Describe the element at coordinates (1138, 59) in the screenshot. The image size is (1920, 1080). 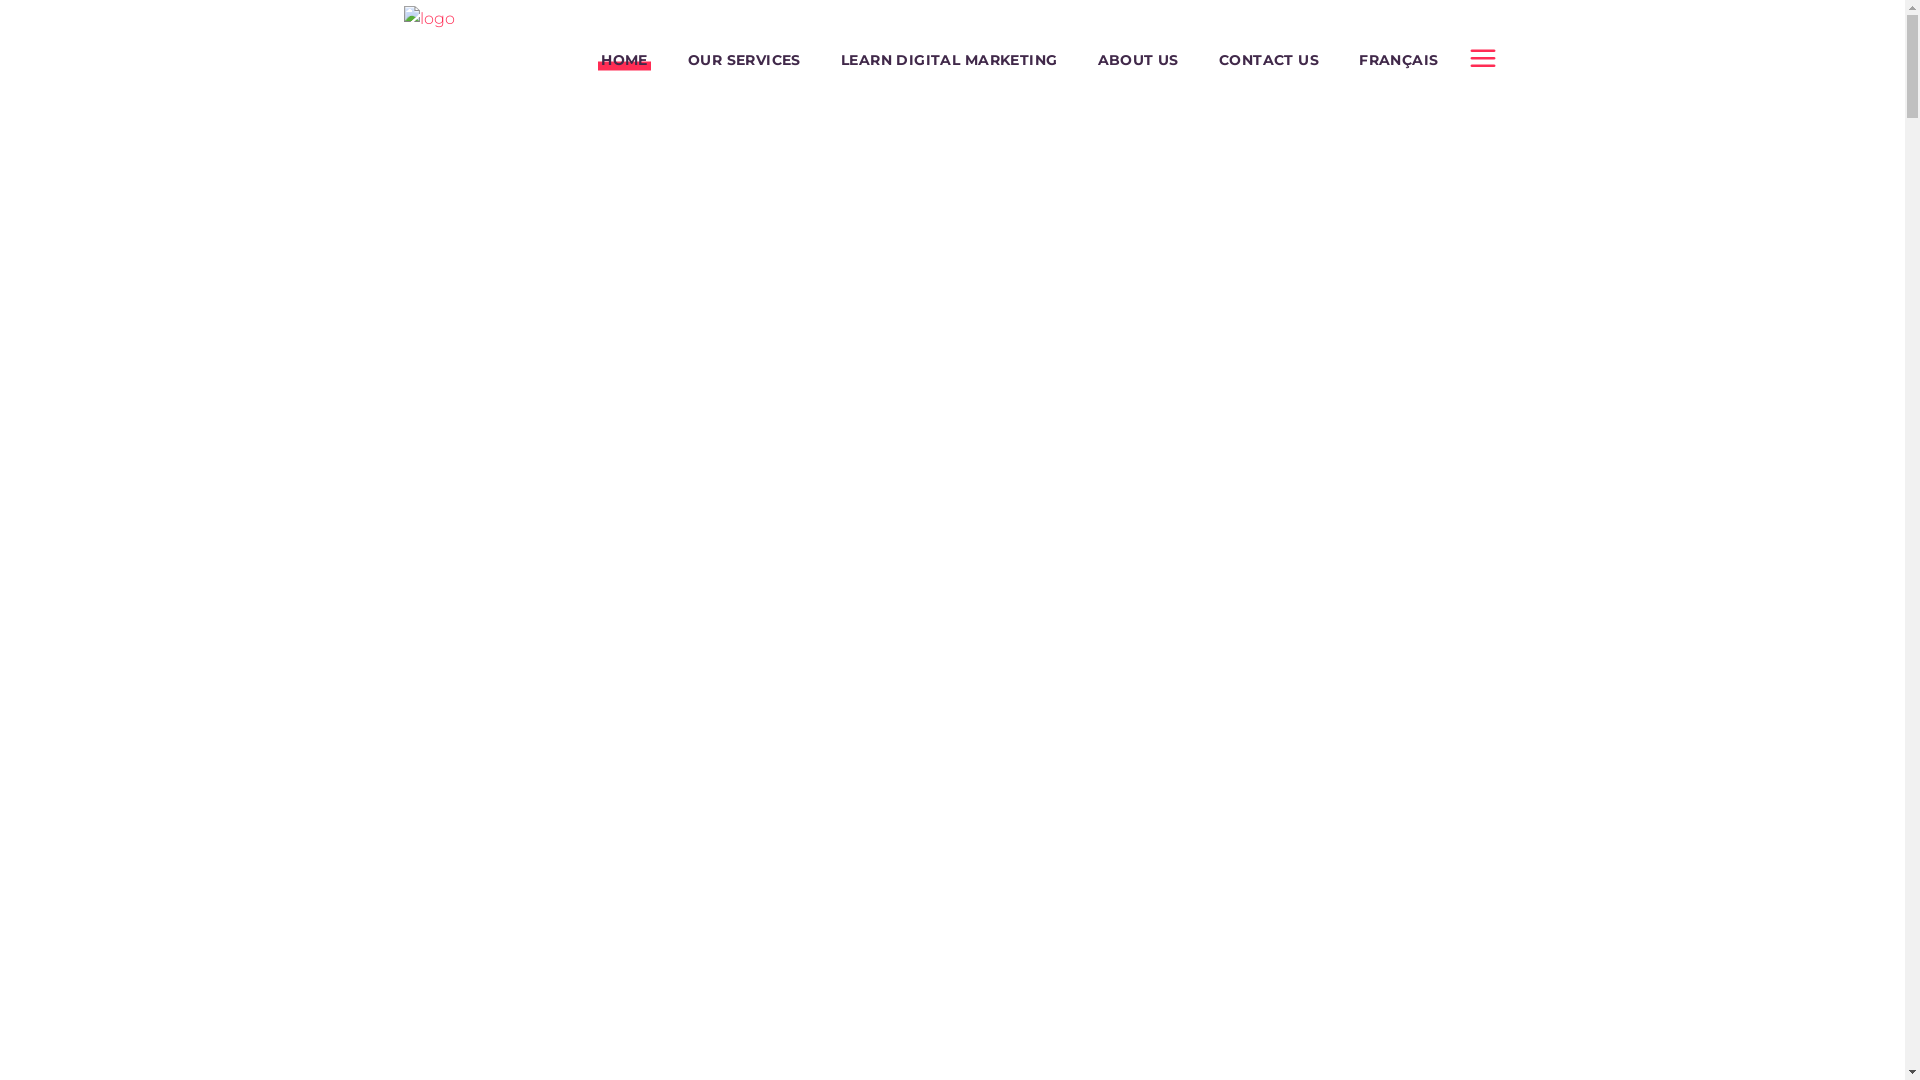
I see `'ABOUT US'` at that location.